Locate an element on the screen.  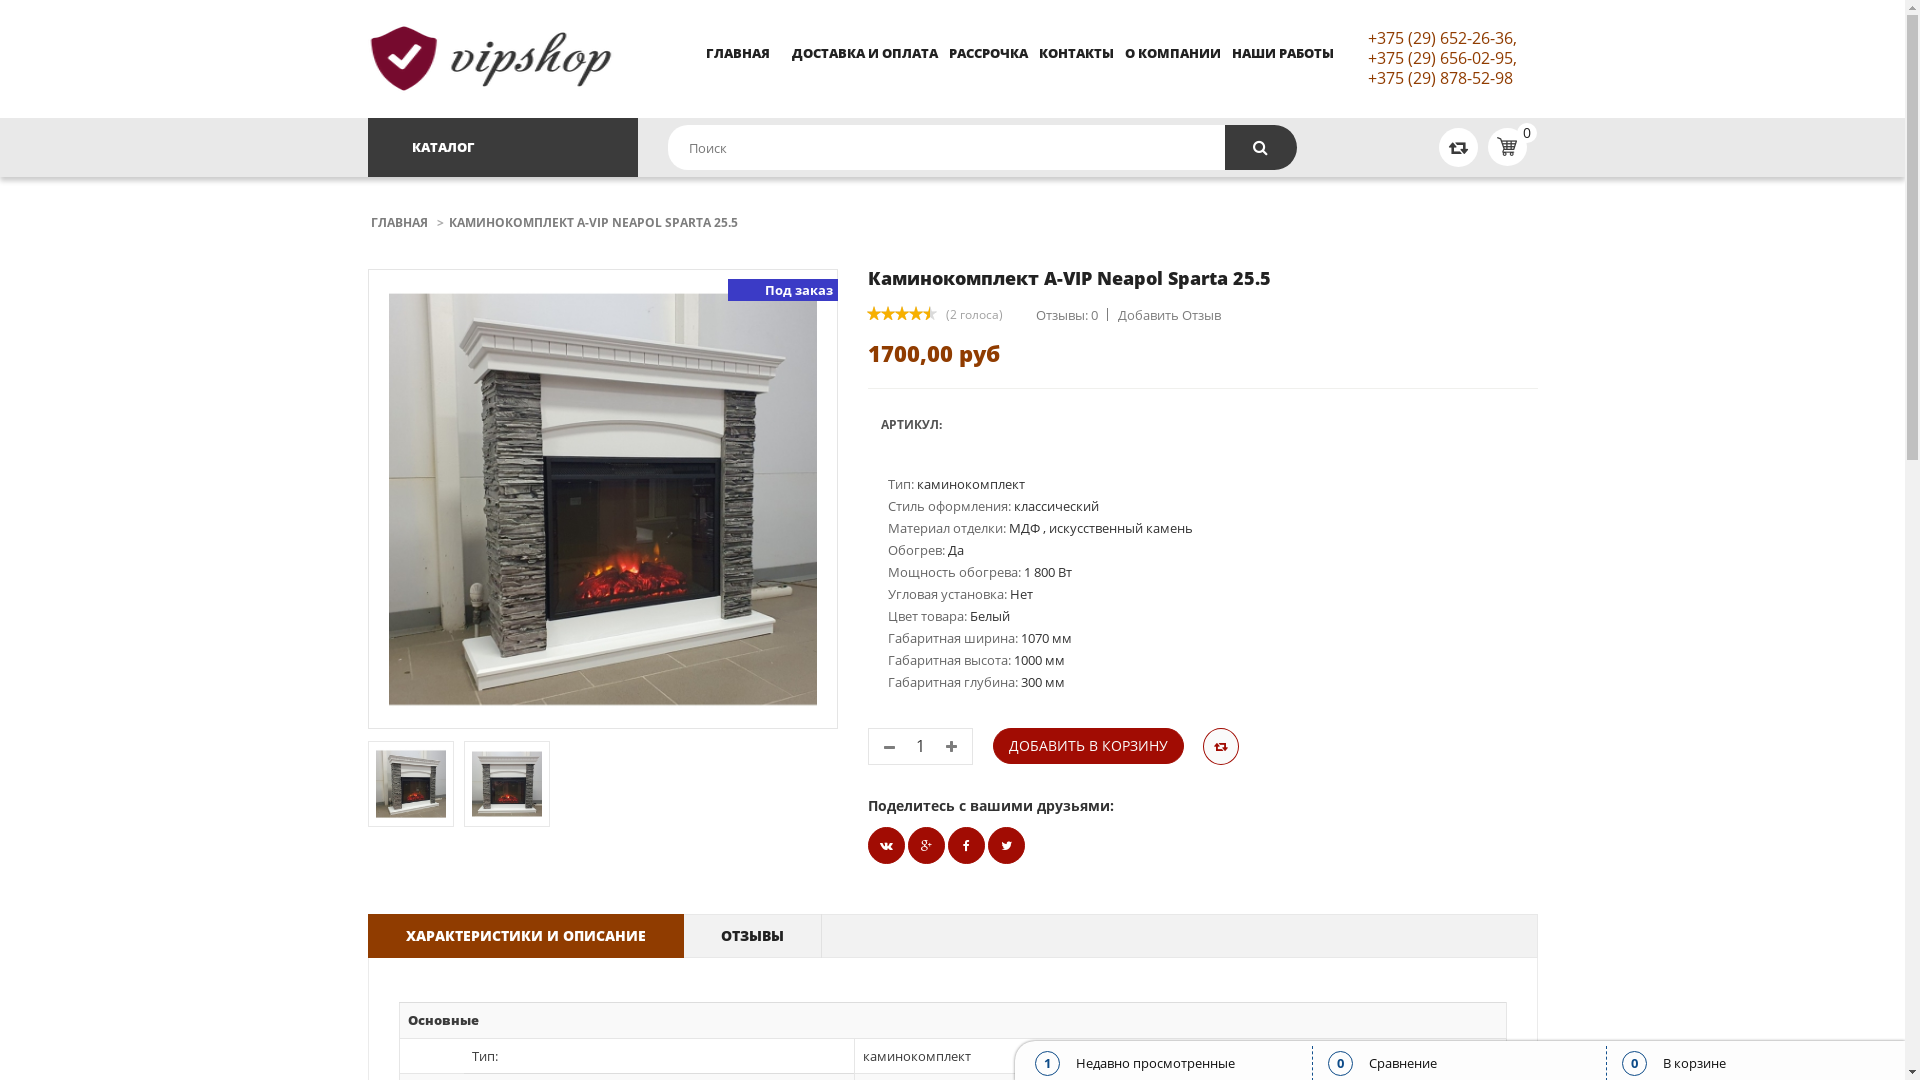
'0' is located at coordinates (1482, 145).